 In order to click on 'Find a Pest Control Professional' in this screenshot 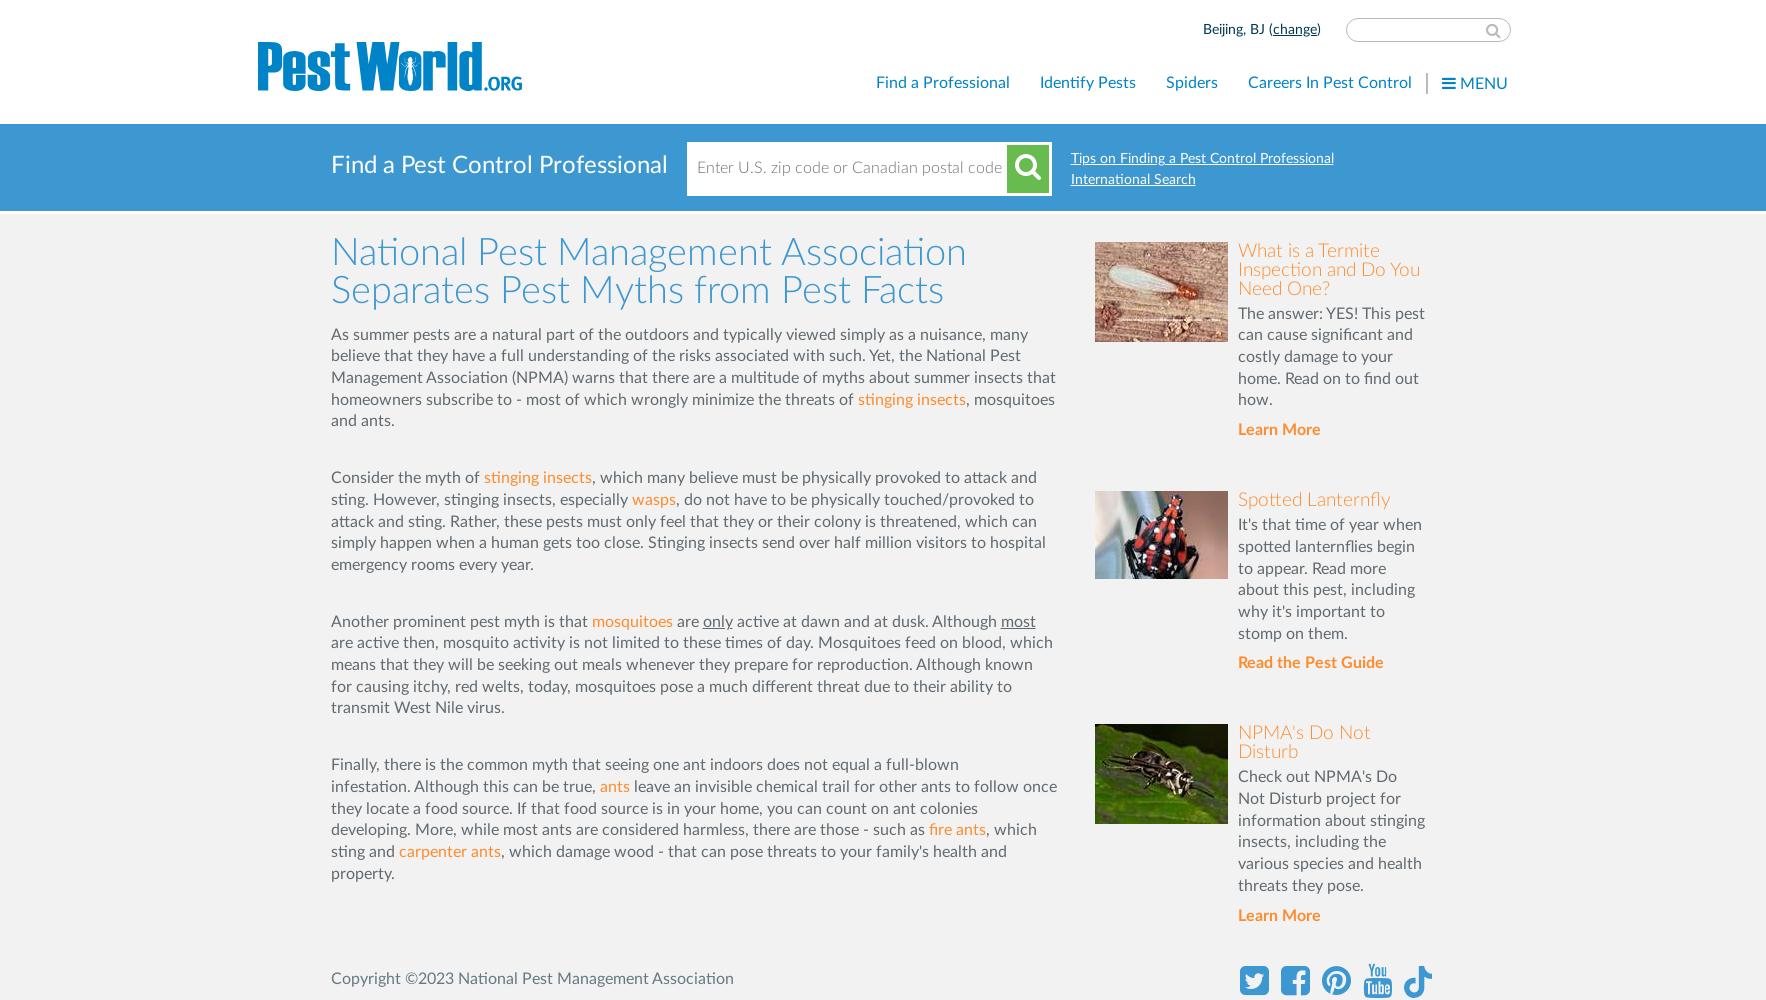, I will do `click(498, 165)`.